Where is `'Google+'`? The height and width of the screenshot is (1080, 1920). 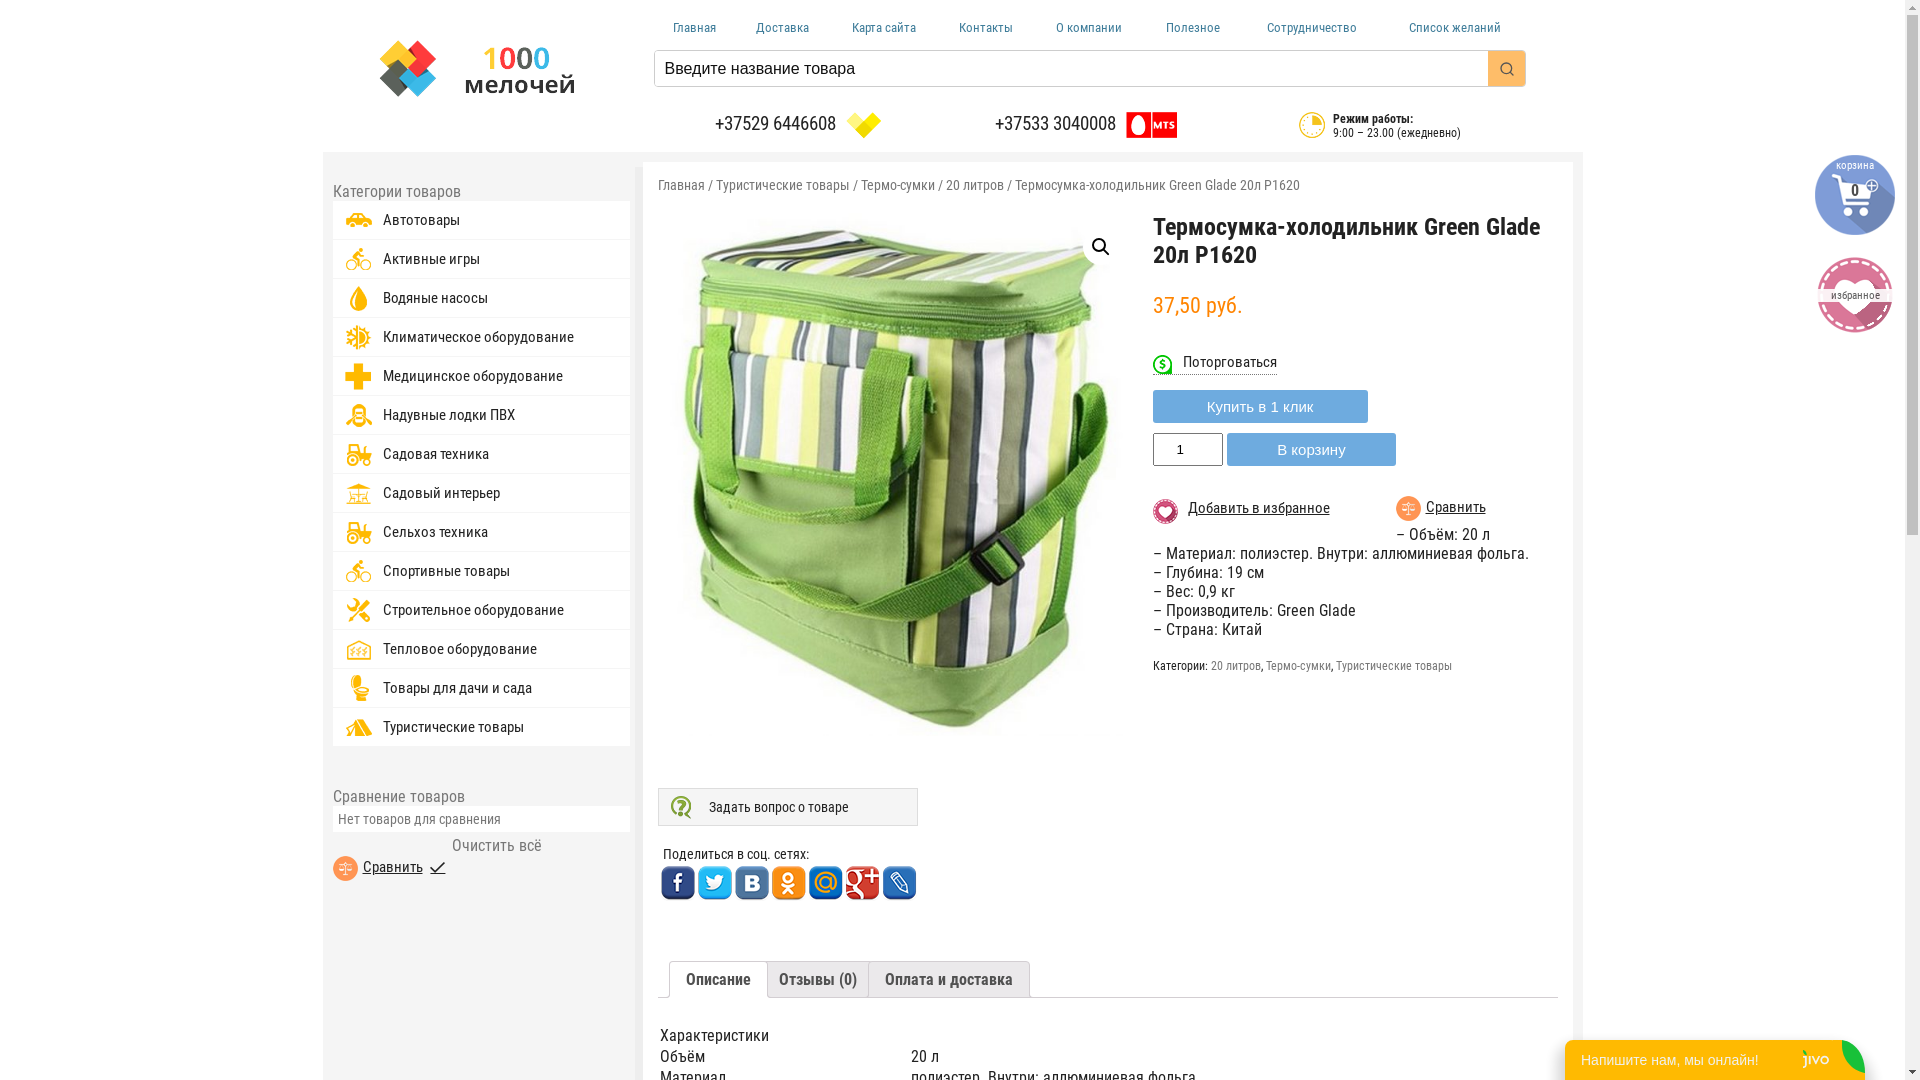
'Google+' is located at coordinates (861, 882).